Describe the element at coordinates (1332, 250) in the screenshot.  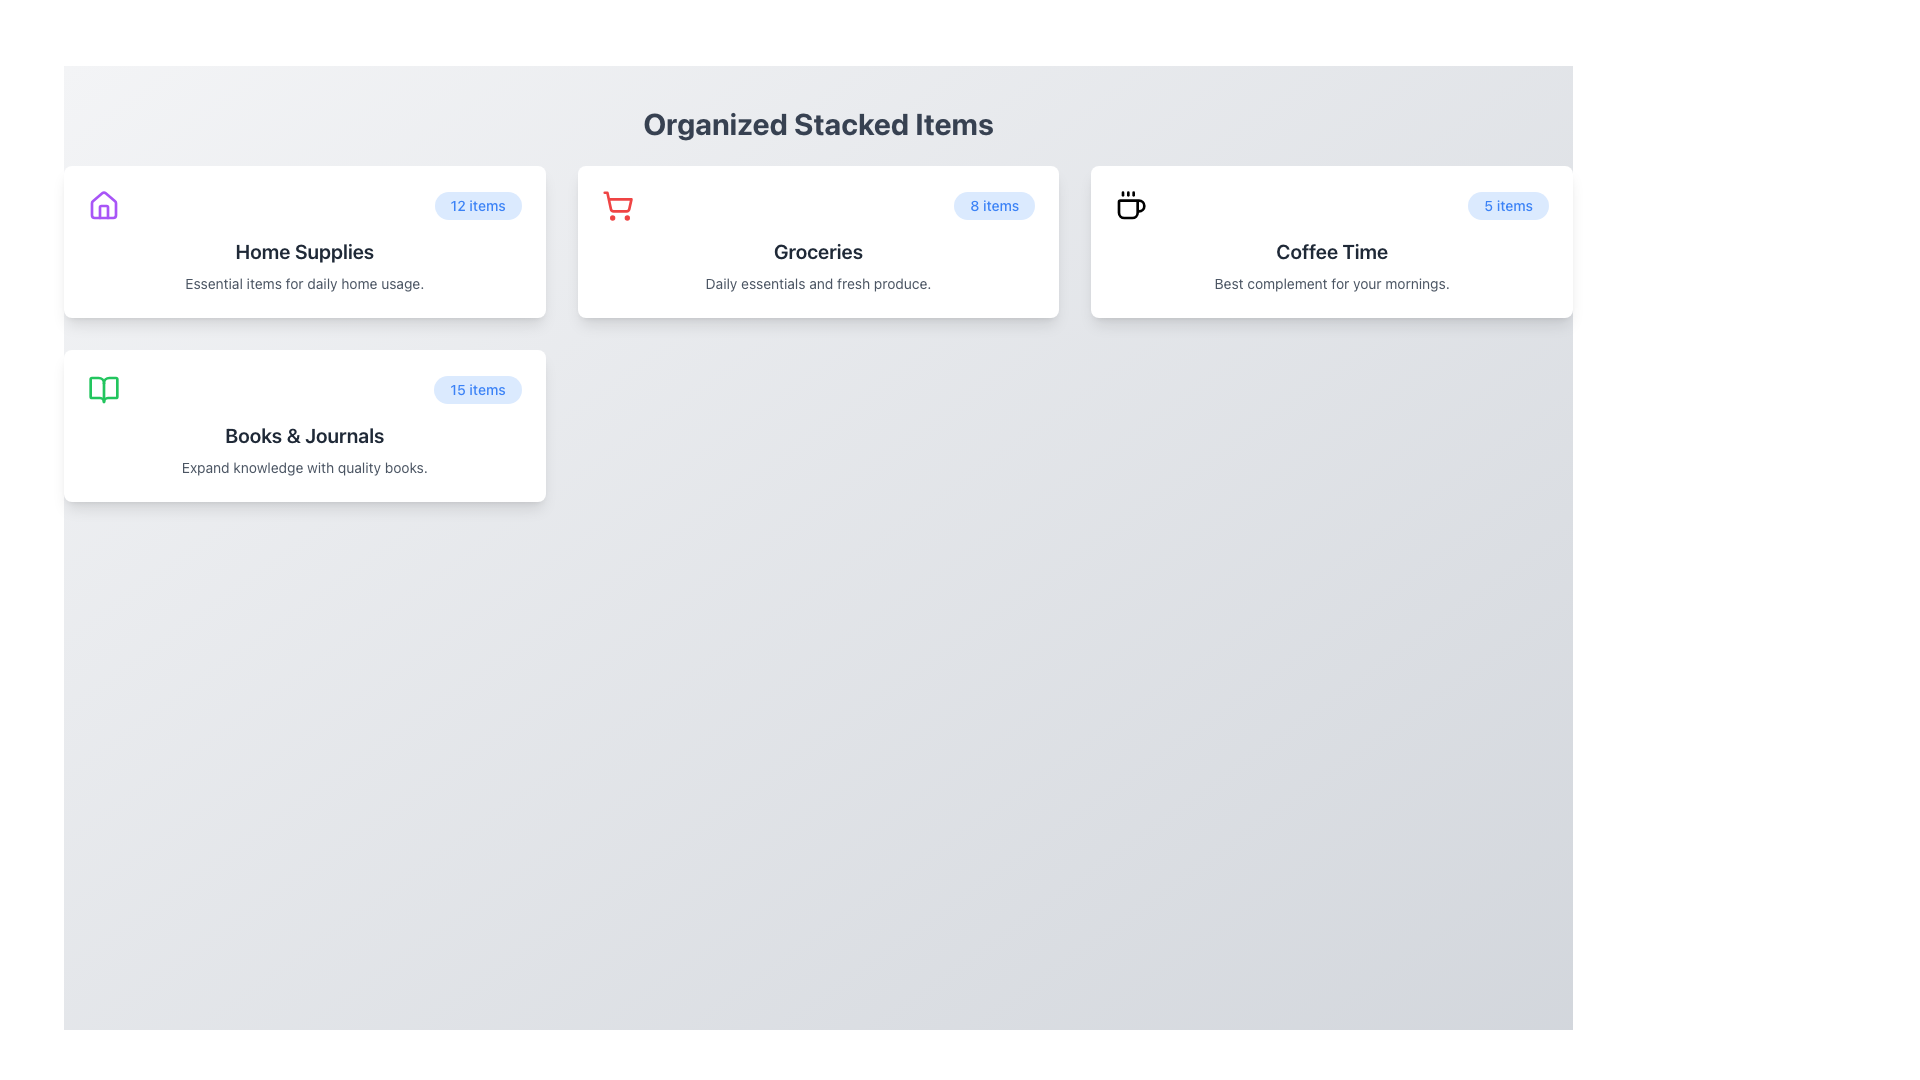
I see `the 'Coffee Time' text label, which is a bold, large dark gray text element located in the top-right of a card, below the '5 items' label` at that location.